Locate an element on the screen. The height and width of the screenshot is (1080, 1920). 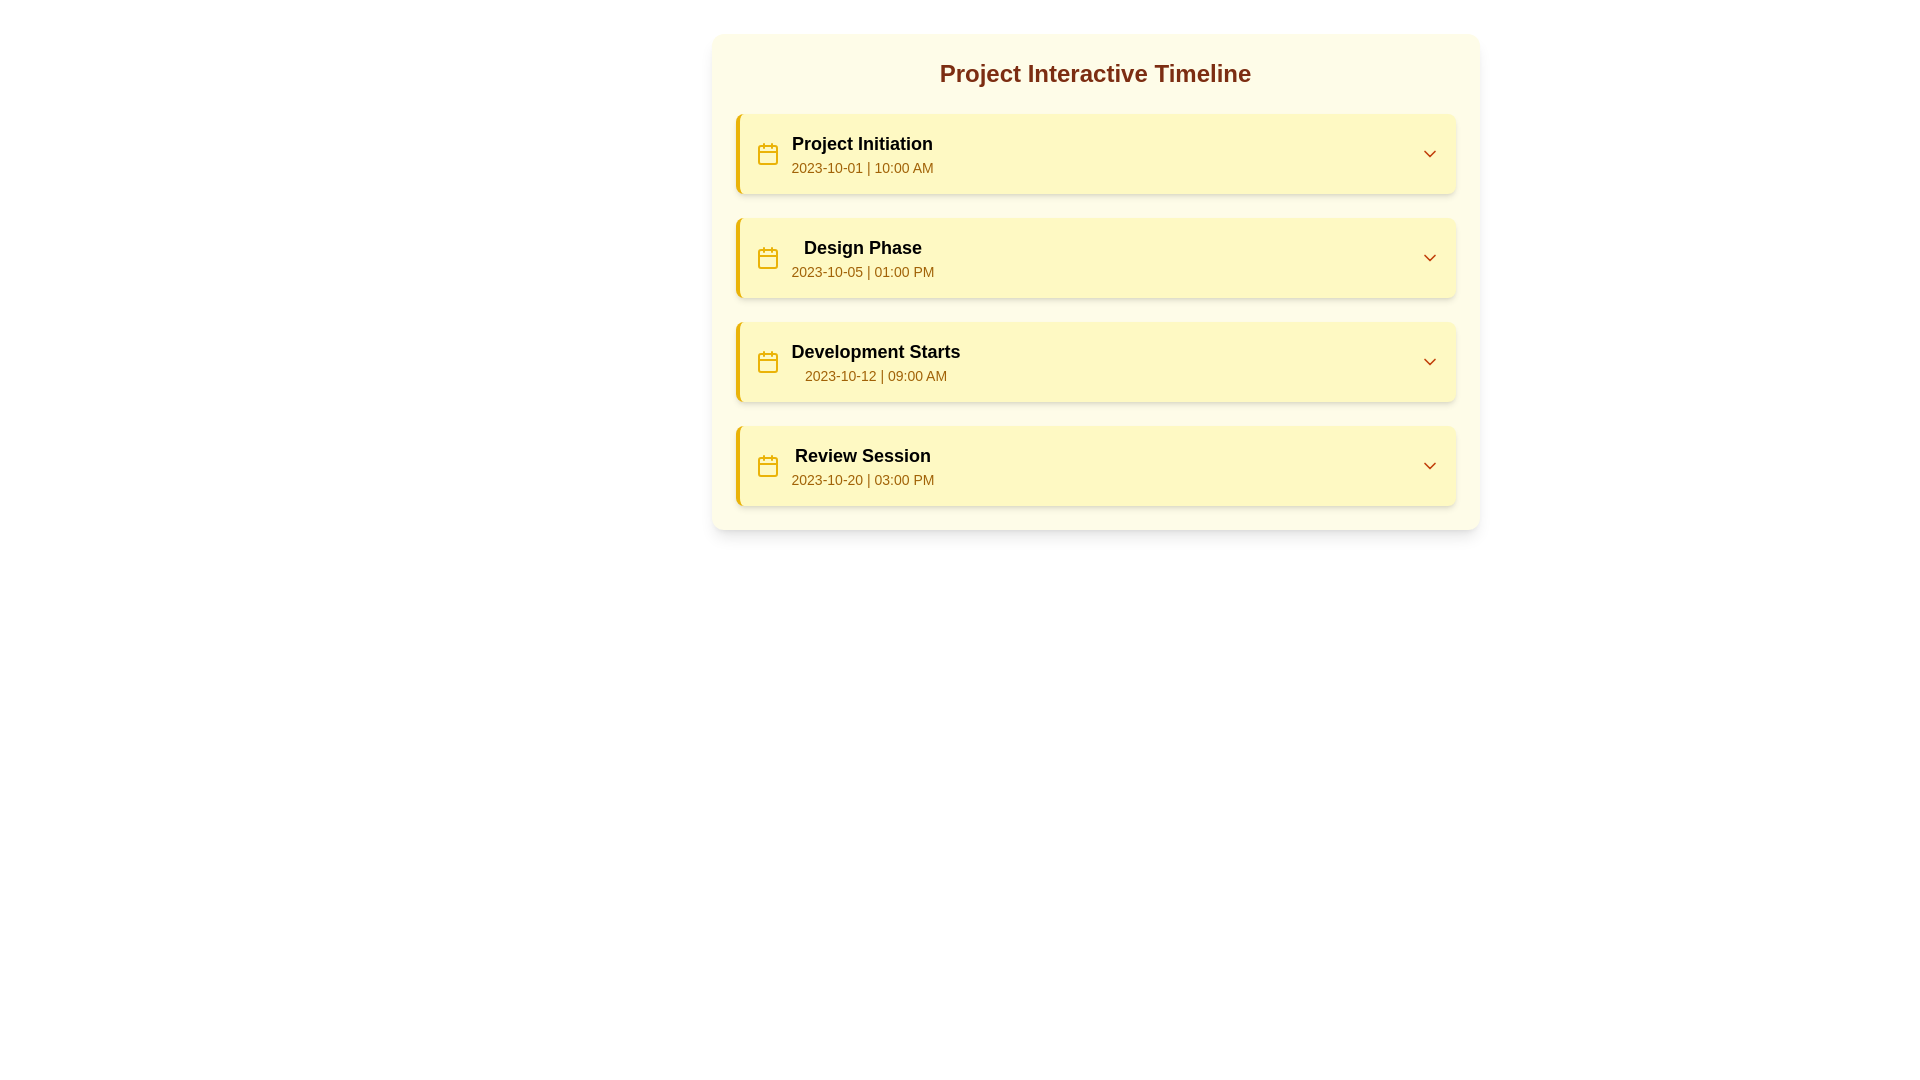
the text label that serves as a title for the corresponding timeline entry, located above the date and time '2023-10-20 | 03:00 PM' in the fourth card of the timeline is located at coordinates (863, 455).